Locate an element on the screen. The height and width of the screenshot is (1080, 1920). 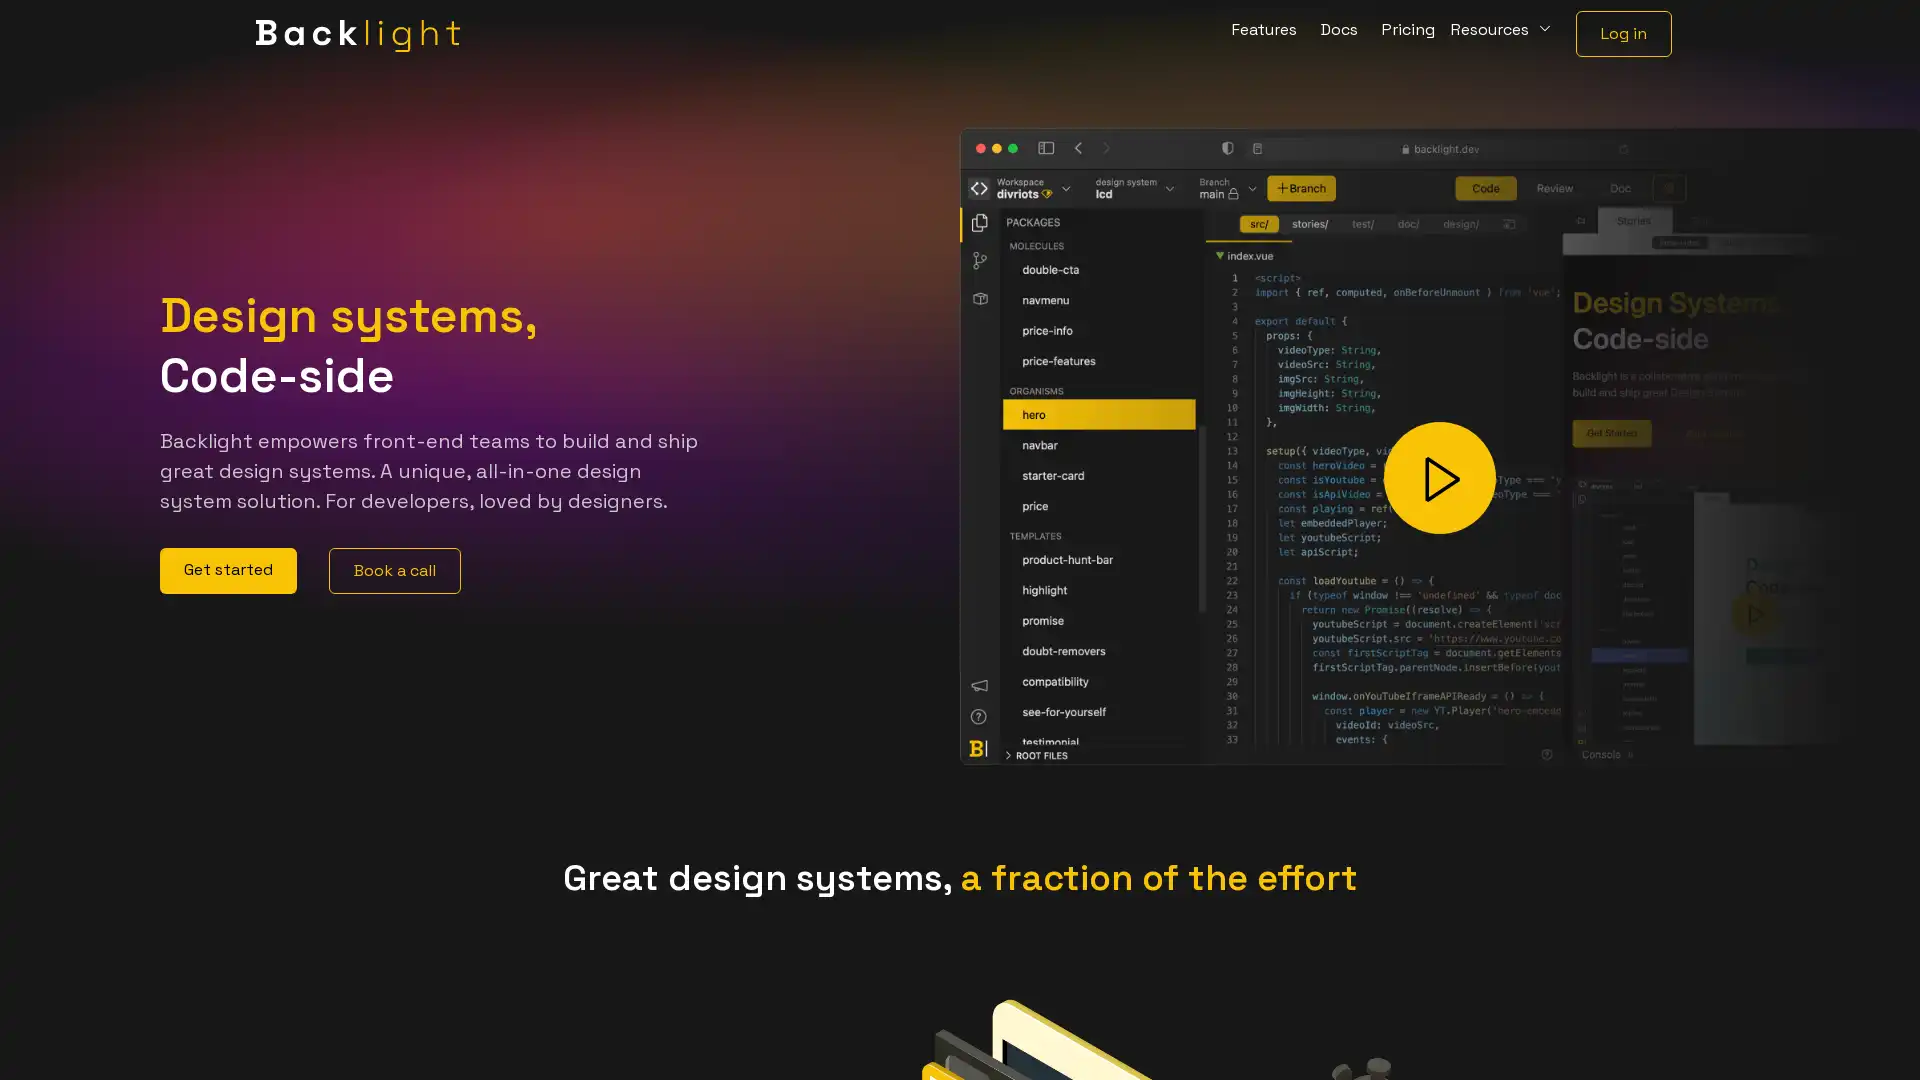
Resources is located at coordinates (1502, 34).